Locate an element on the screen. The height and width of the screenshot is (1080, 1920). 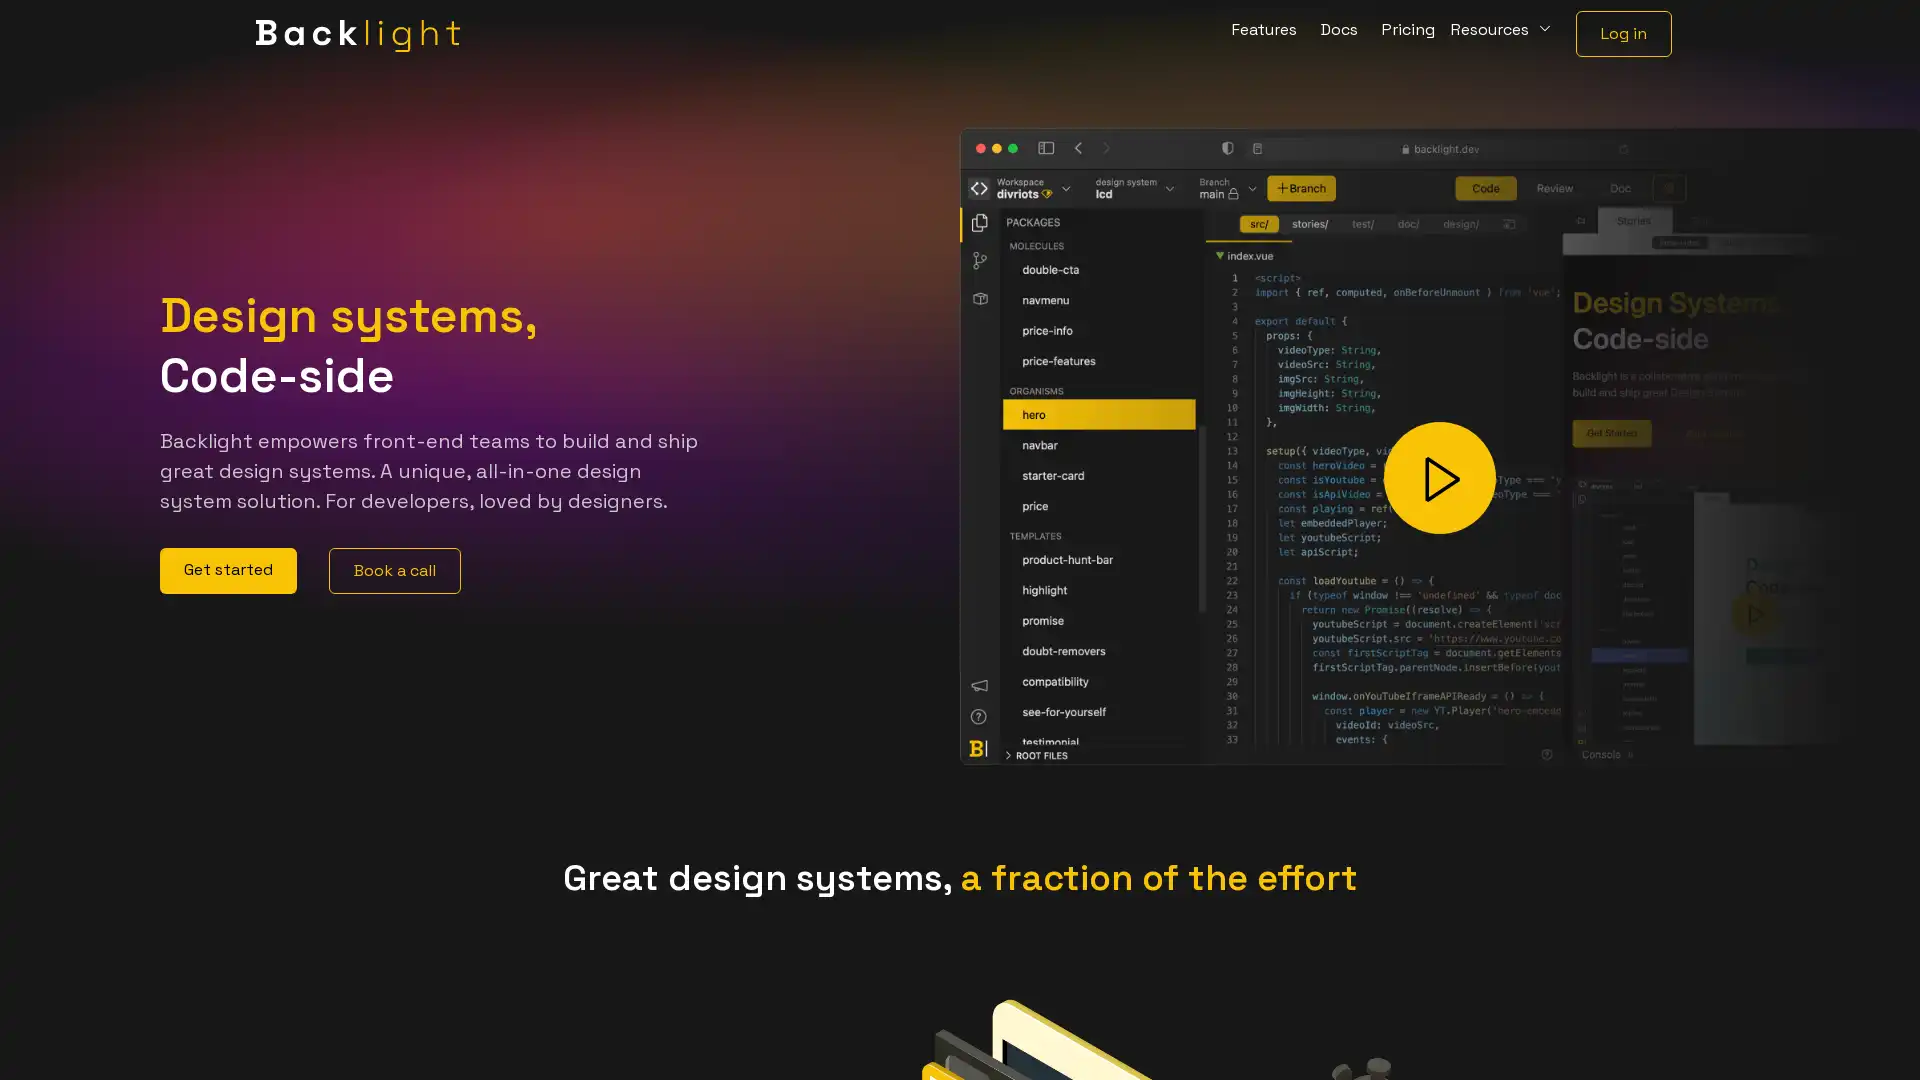
Resources is located at coordinates (1502, 34).